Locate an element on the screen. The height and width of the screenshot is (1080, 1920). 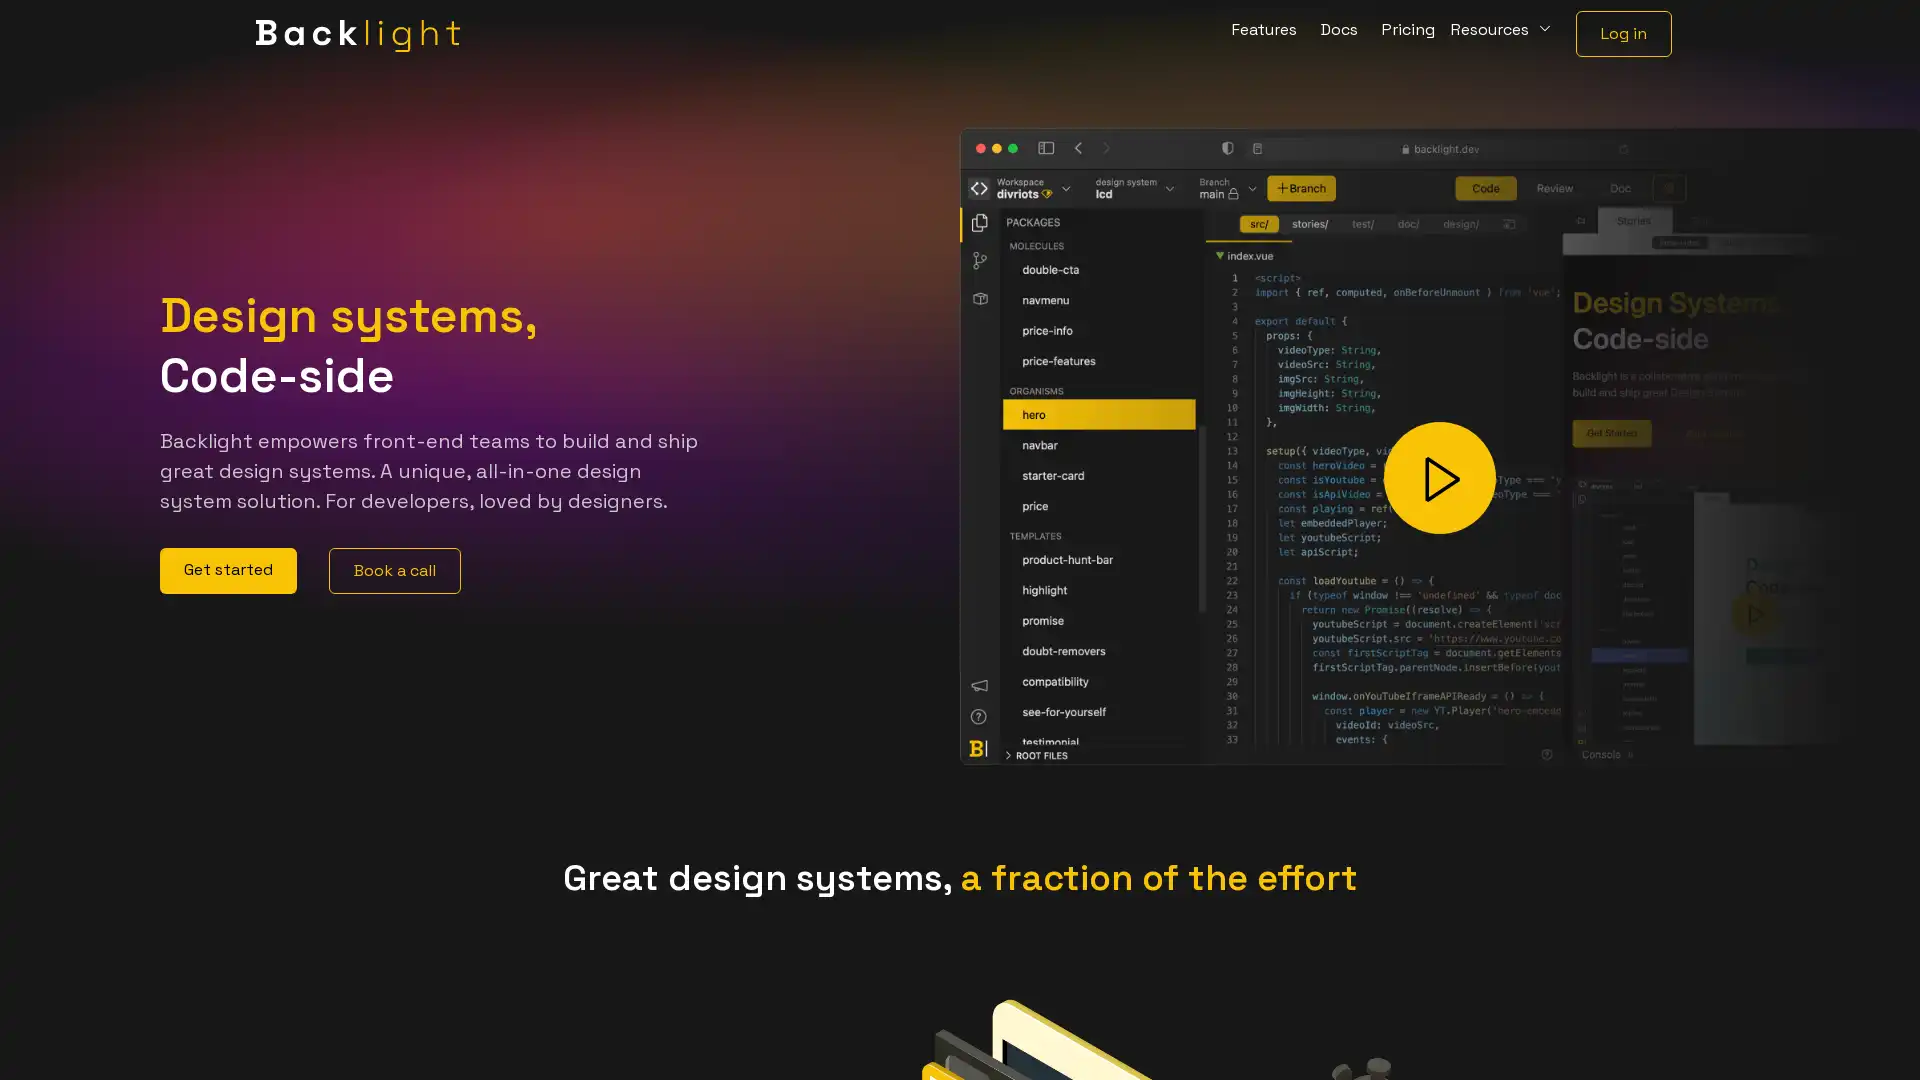
Resources is located at coordinates (1502, 34).